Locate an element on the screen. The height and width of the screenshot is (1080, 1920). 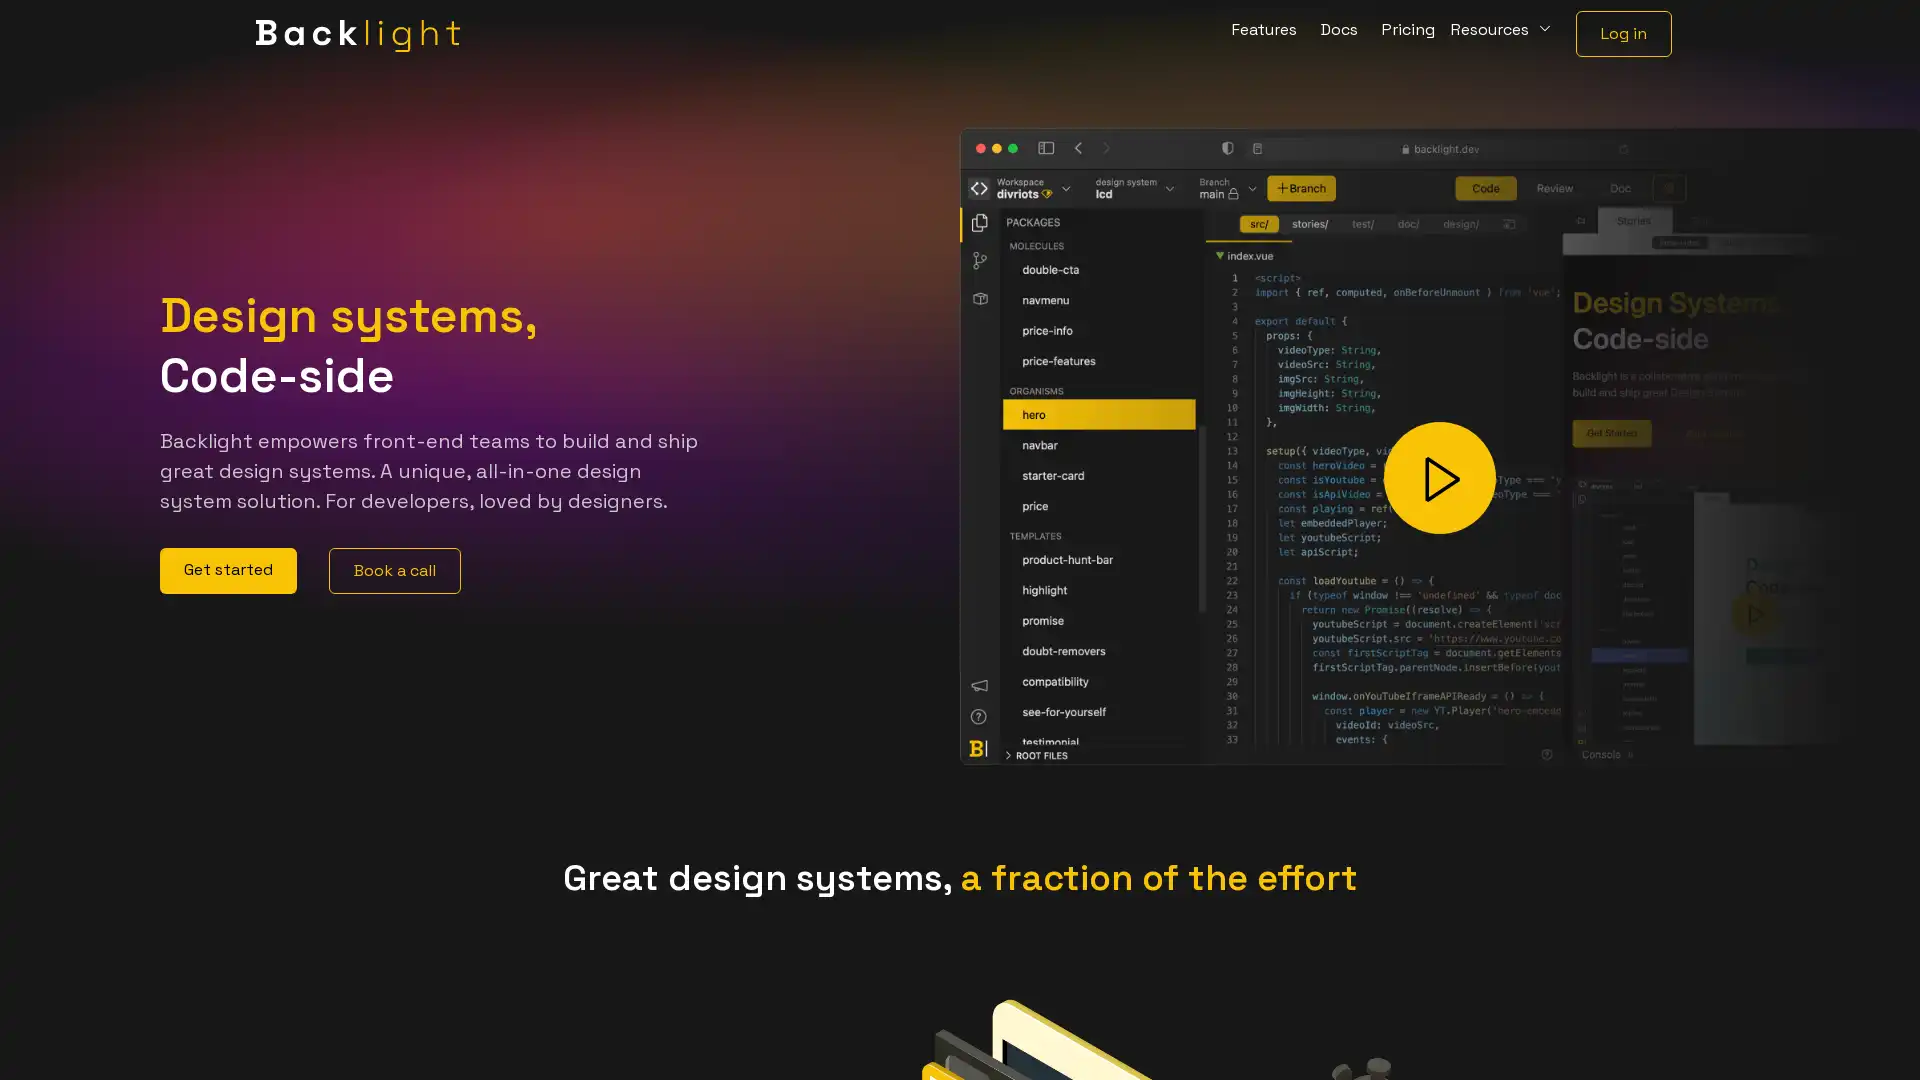
Resources is located at coordinates (1502, 34).